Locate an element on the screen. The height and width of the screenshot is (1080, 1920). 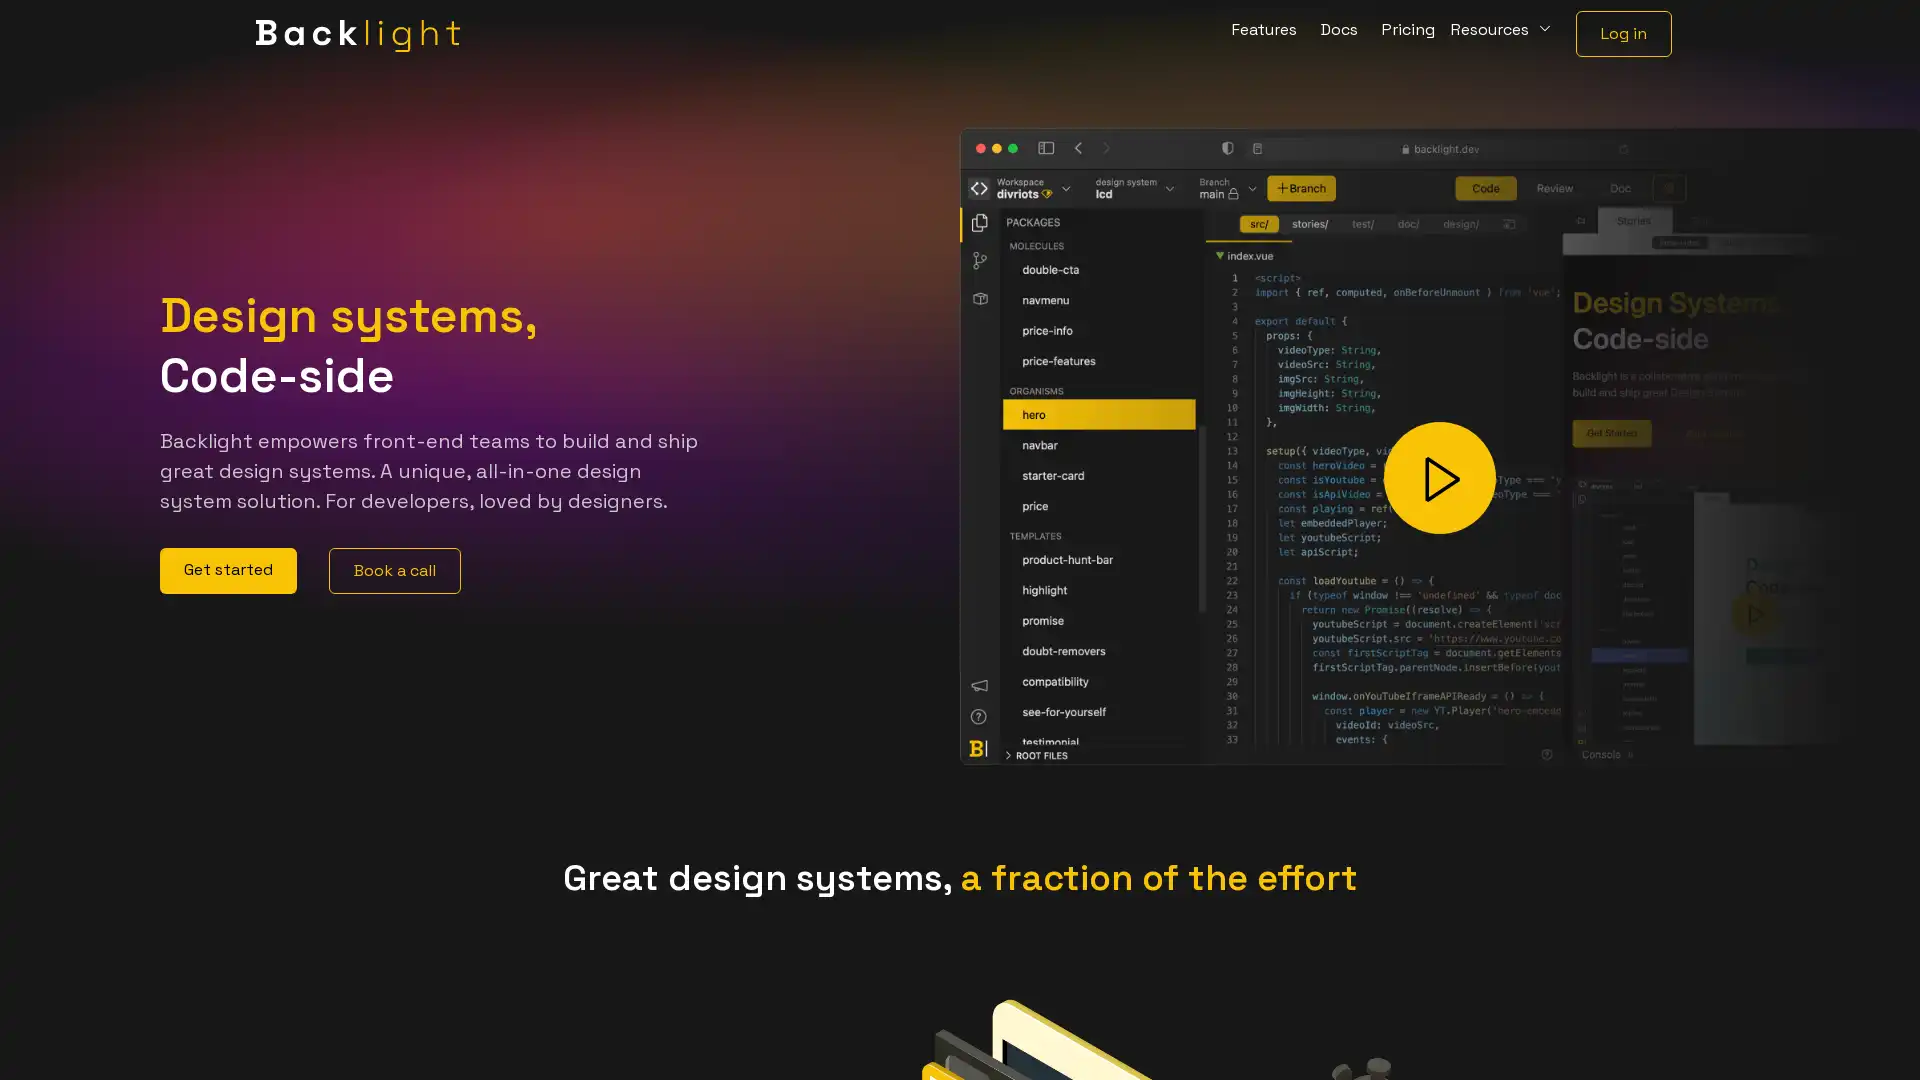
Resources is located at coordinates (1502, 34).